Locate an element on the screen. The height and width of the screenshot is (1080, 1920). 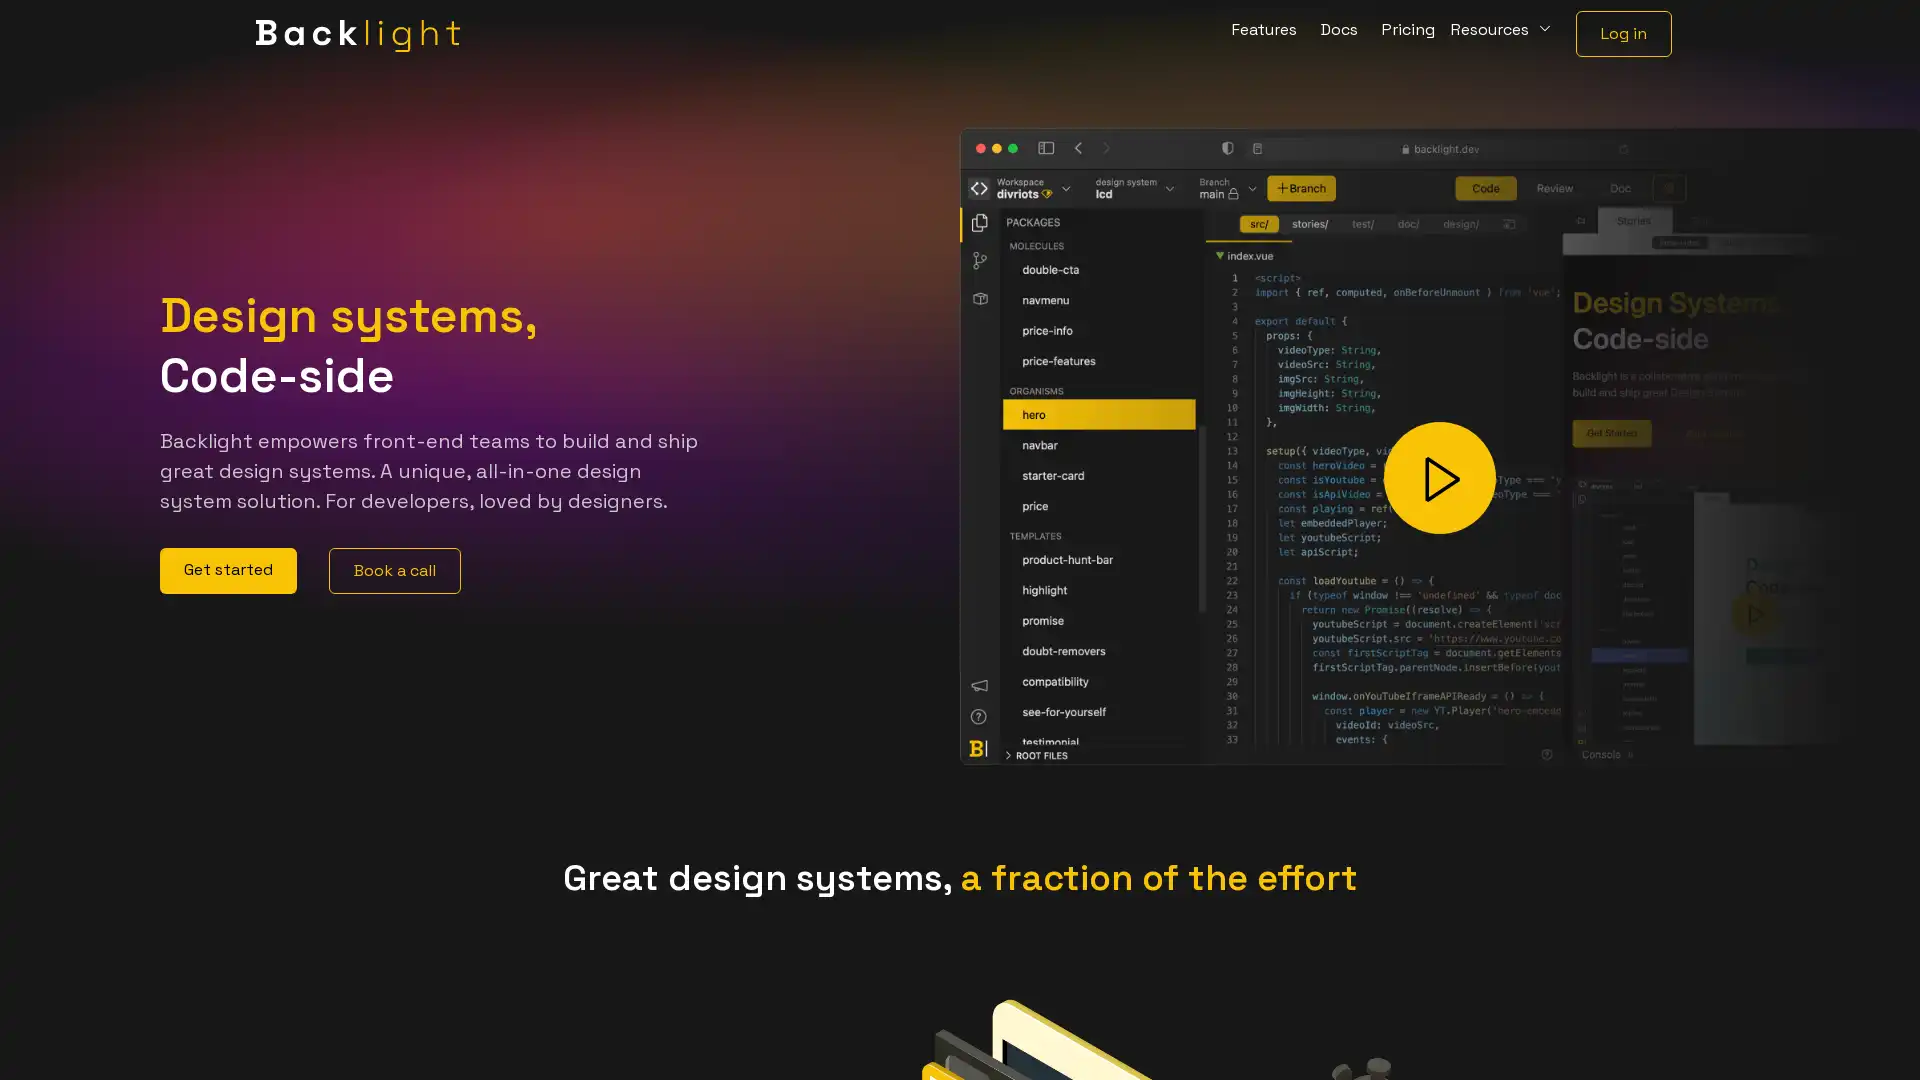
Resources is located at coordinates (1502, 34).